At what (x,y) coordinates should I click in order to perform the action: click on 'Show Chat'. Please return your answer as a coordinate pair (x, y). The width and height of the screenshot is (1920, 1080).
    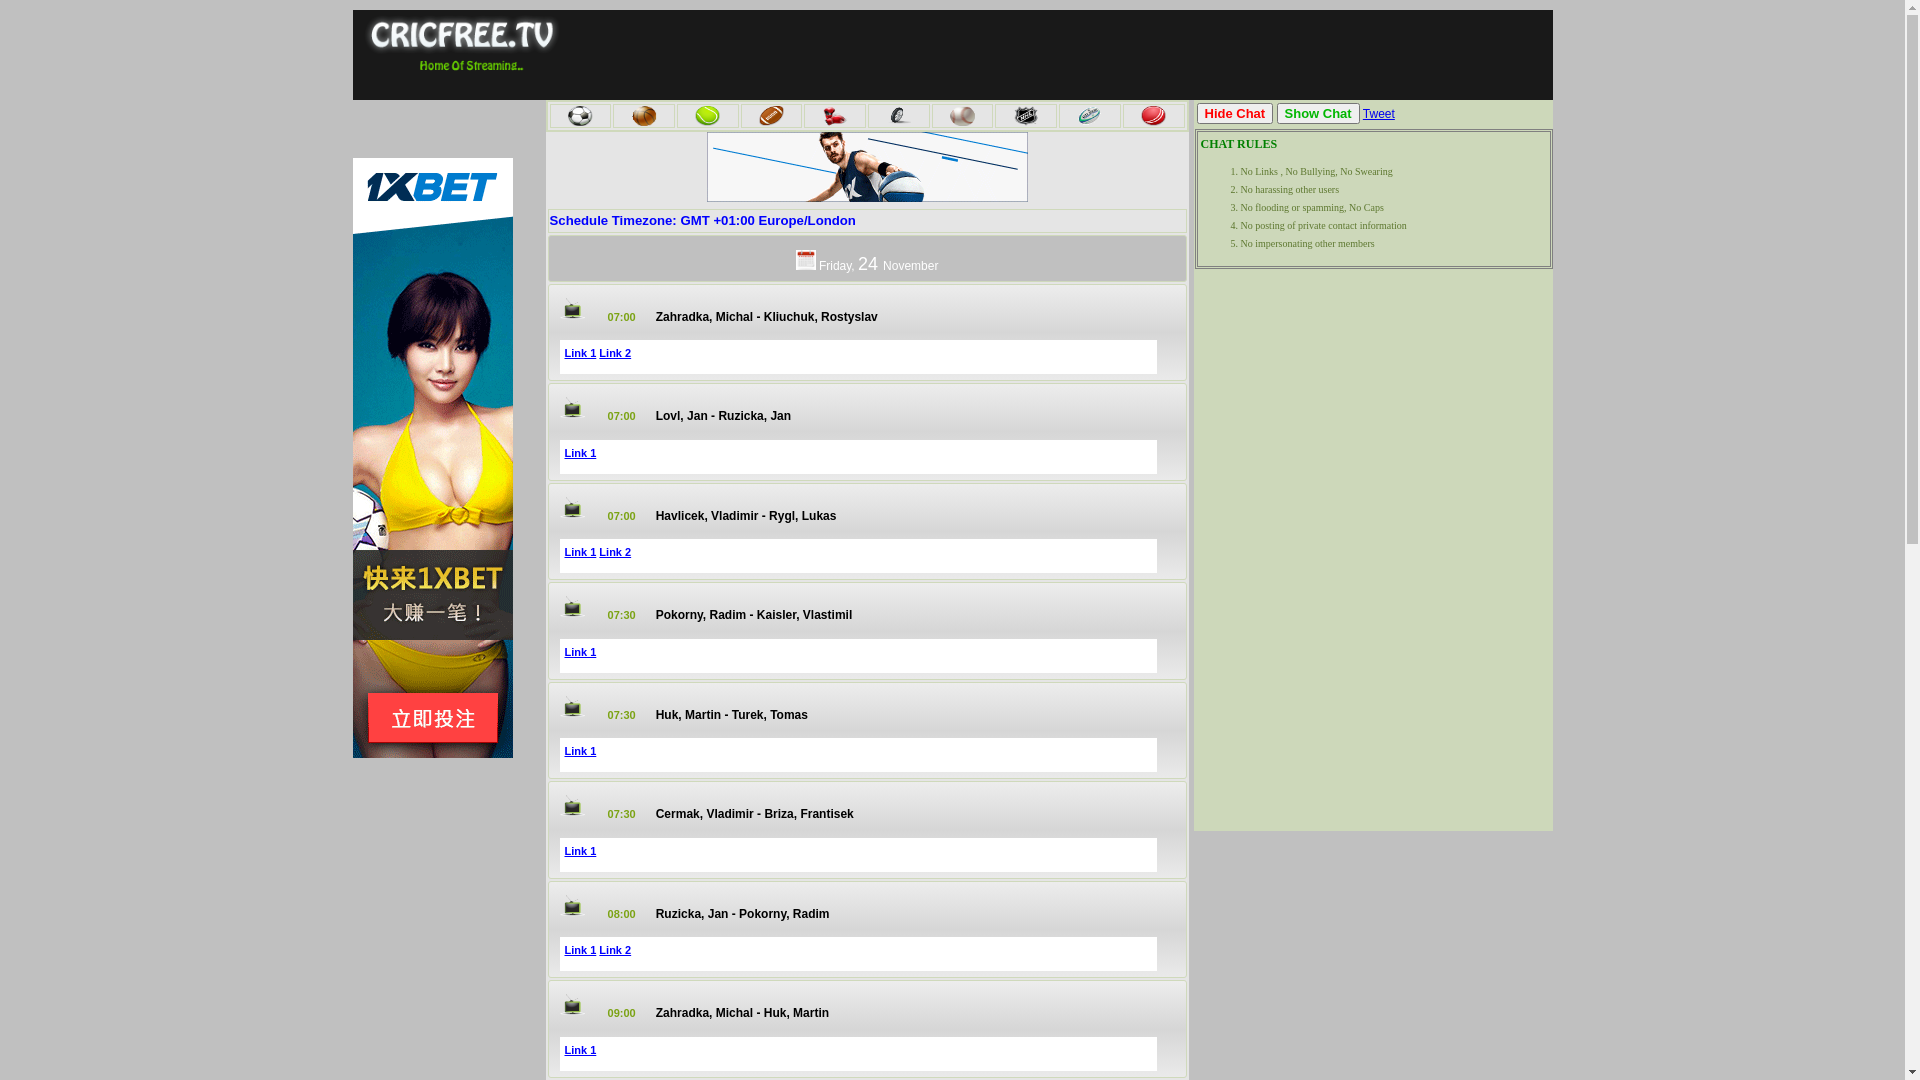
    Looking at the image, I should click on (1318, 113).